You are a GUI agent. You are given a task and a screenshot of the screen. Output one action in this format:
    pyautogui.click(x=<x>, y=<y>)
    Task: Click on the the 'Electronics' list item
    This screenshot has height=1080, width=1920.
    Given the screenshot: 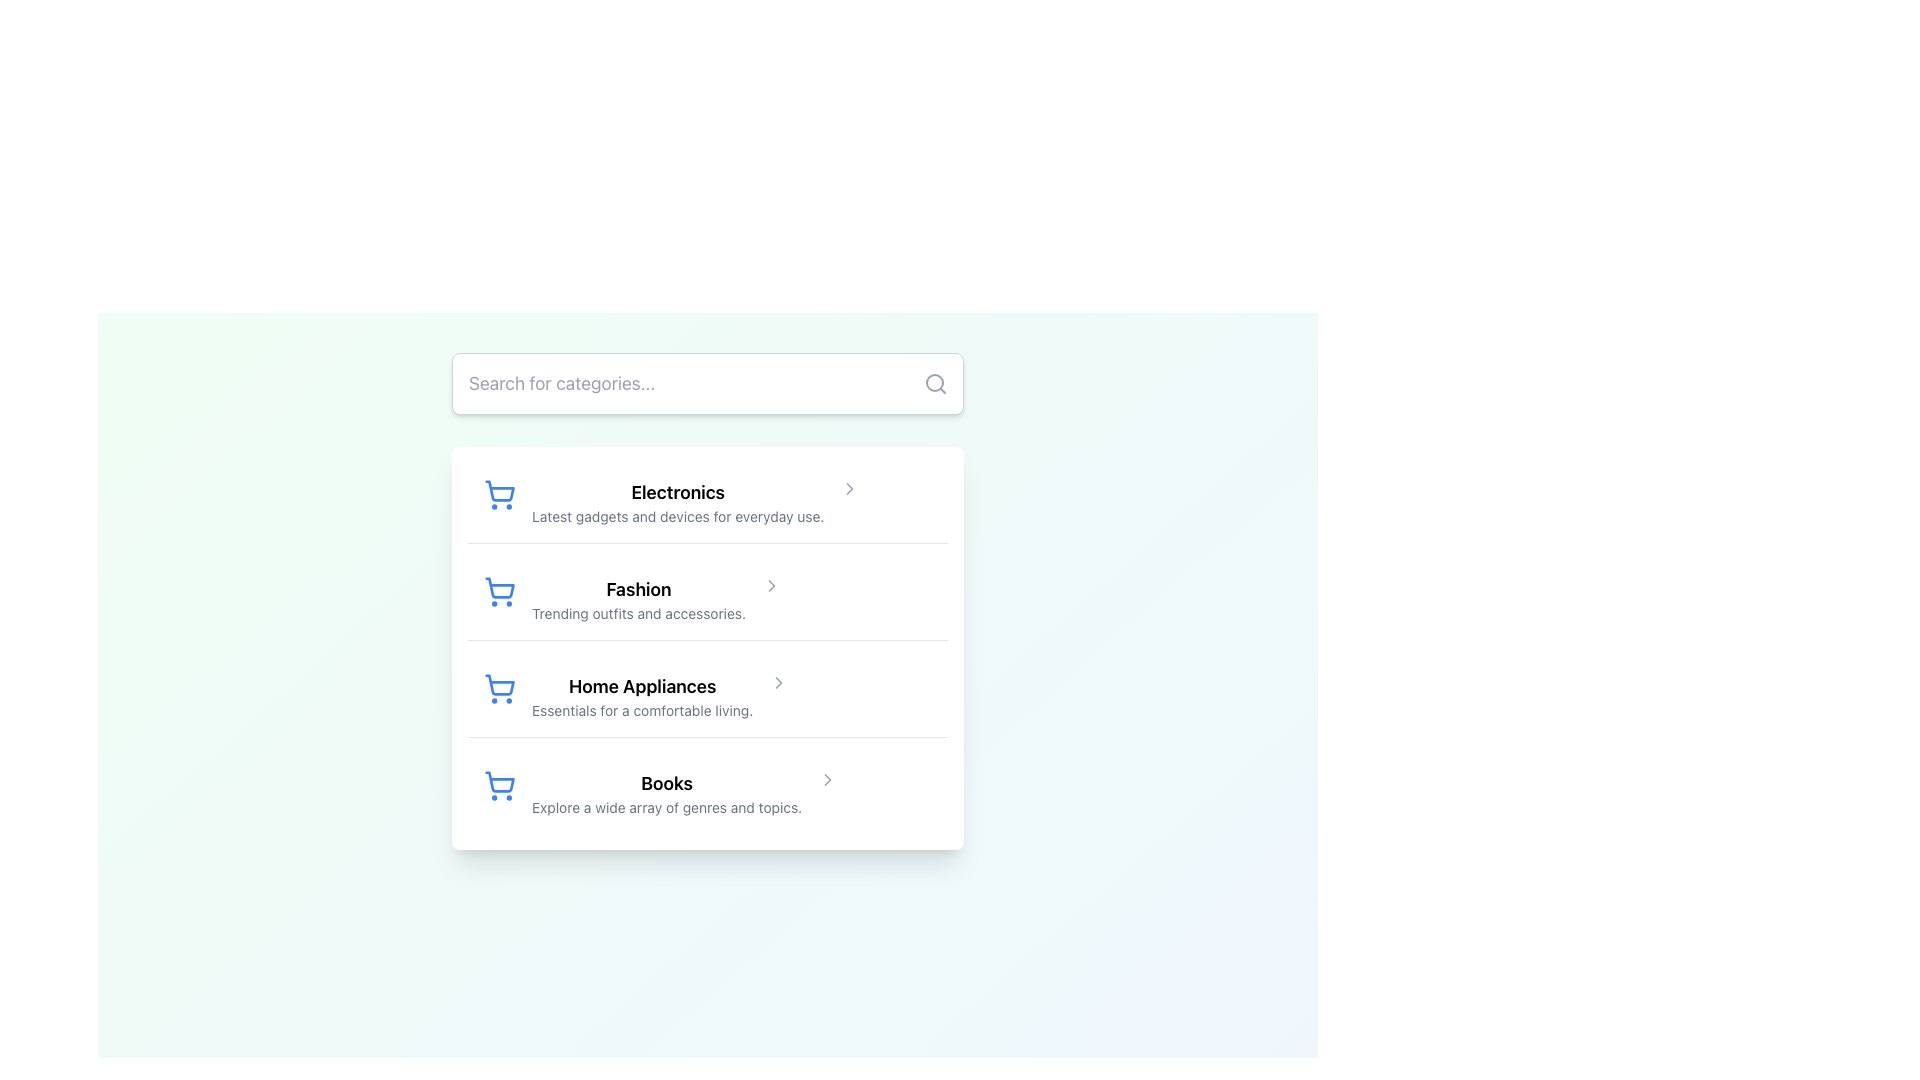 What is the action you would take?
    pyautogui.click(x=708, y=501)
    